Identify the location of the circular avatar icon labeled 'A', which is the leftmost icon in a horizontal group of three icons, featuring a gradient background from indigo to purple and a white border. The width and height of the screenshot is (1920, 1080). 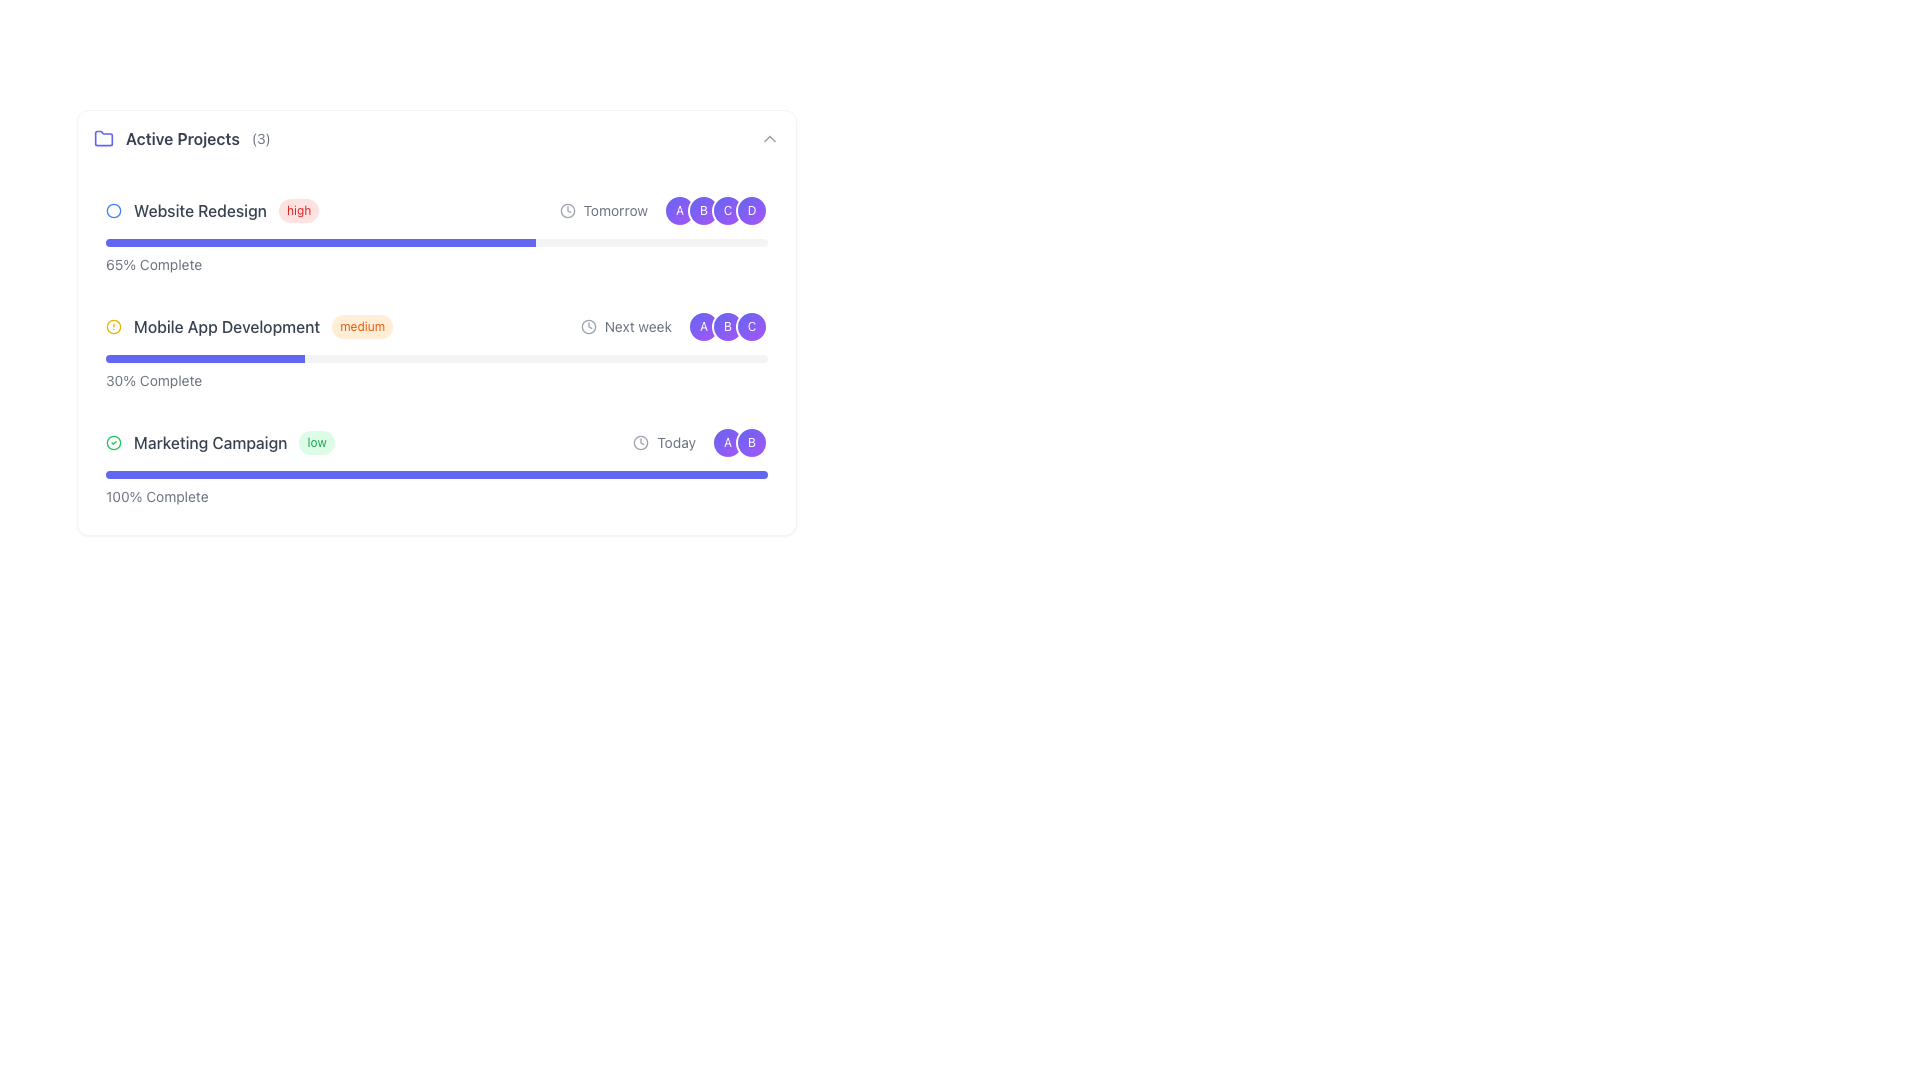
(704, 326).